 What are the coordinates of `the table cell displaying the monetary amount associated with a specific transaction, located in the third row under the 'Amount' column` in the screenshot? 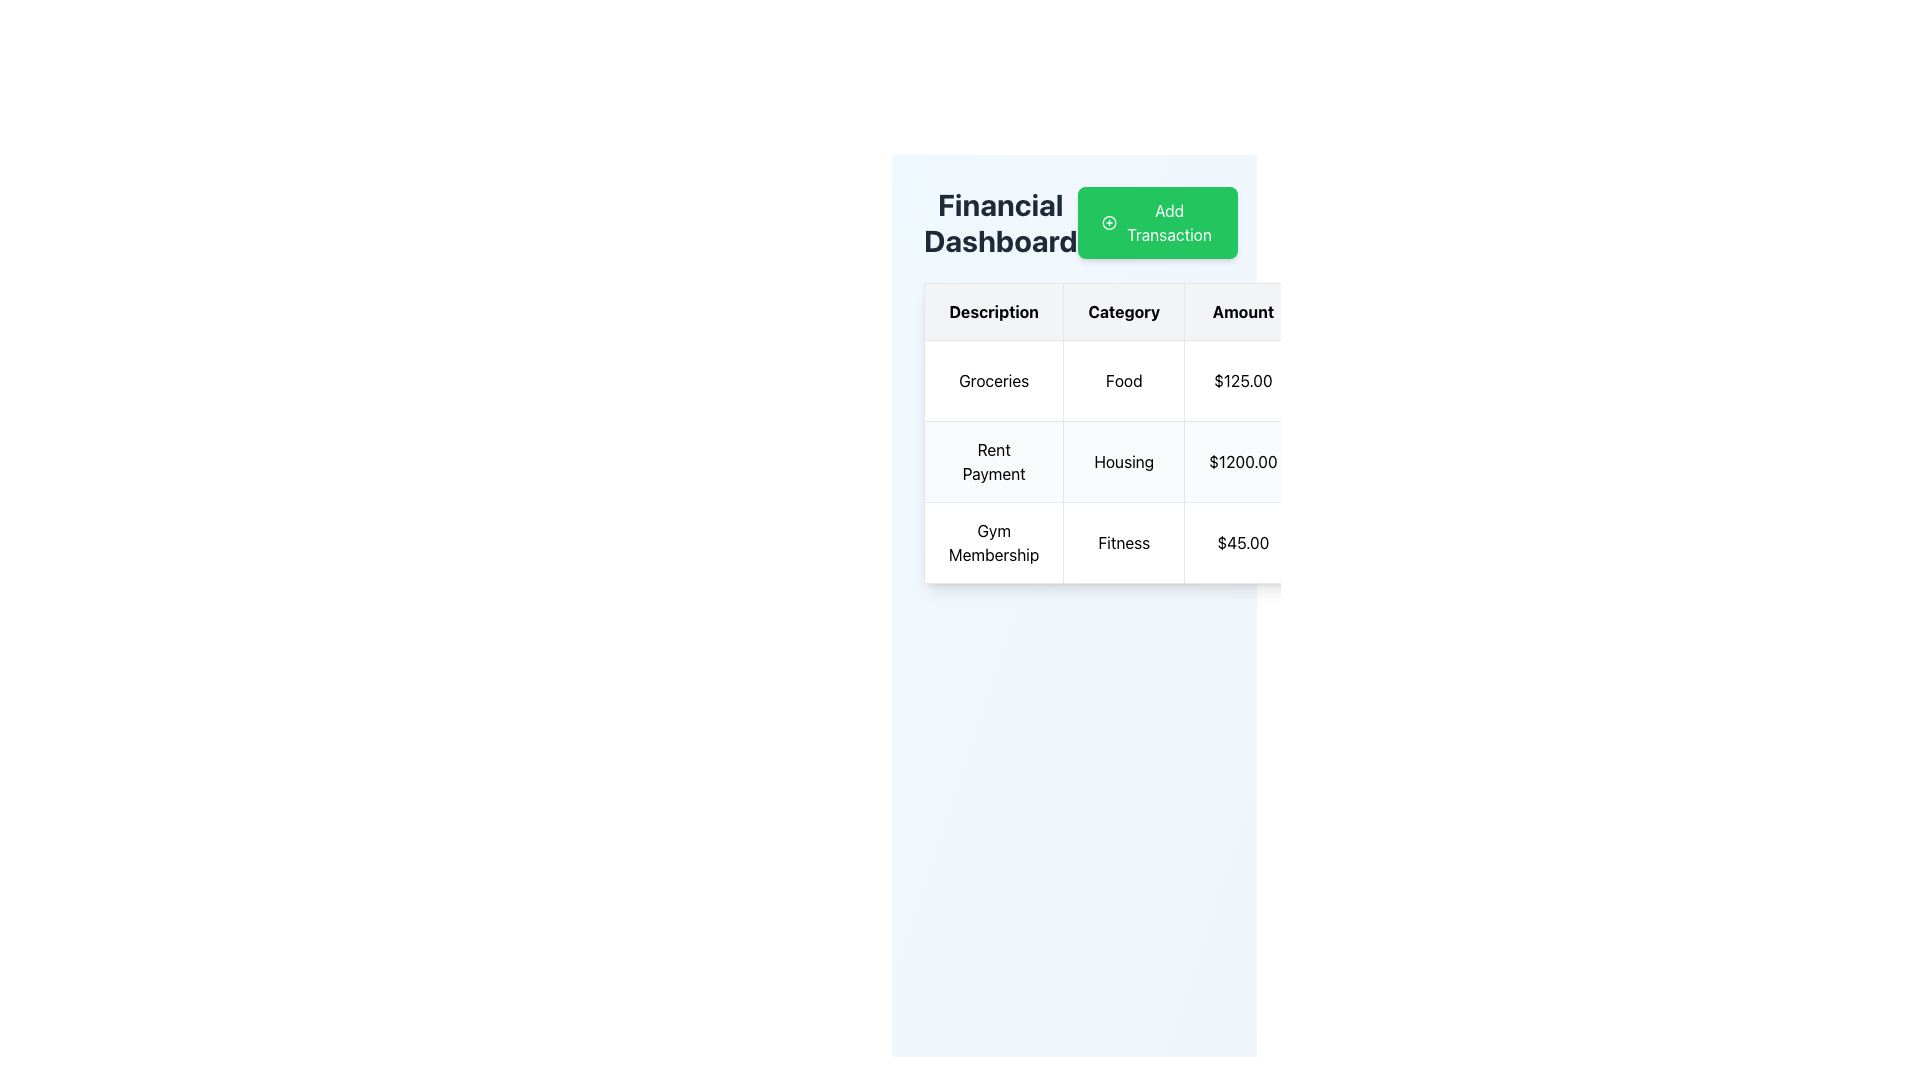 It's located at (1242, 543).